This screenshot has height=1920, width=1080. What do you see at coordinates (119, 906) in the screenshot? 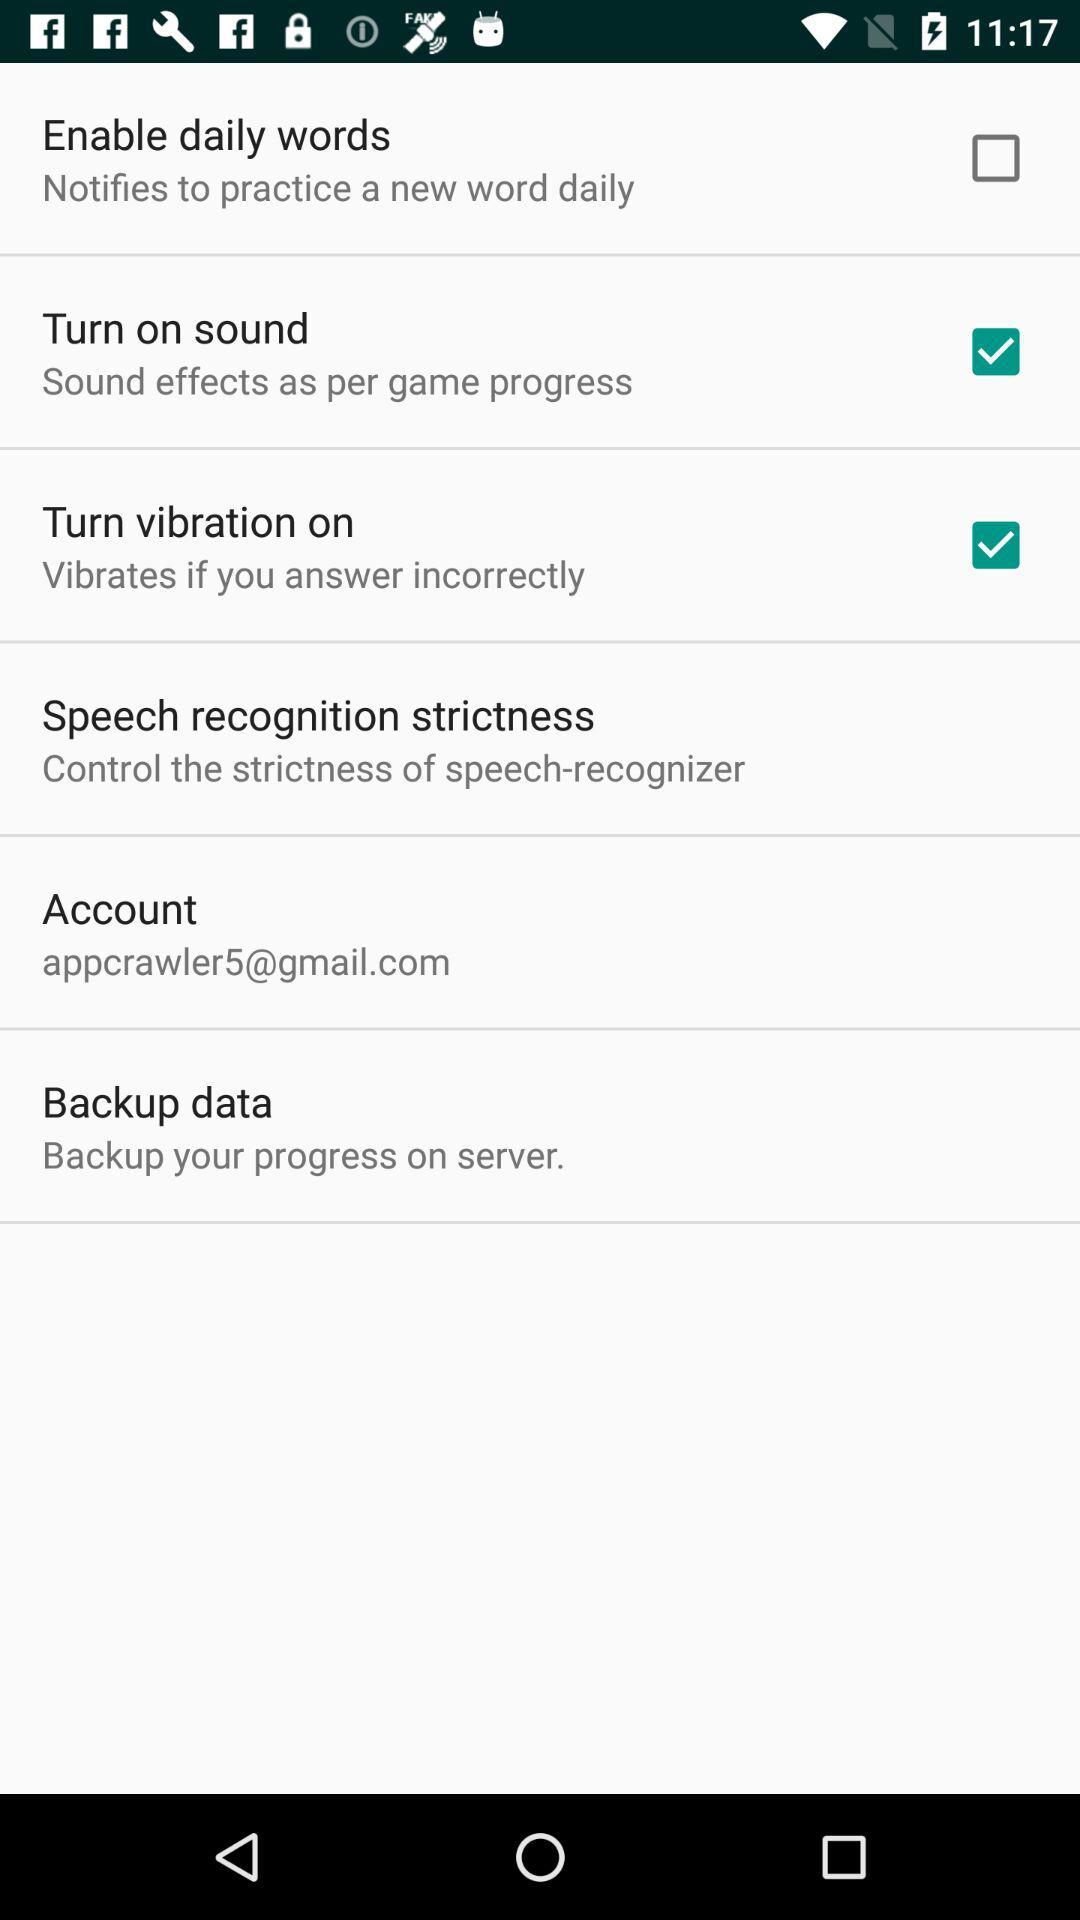
I see `account` at bounding box center [119, 906].